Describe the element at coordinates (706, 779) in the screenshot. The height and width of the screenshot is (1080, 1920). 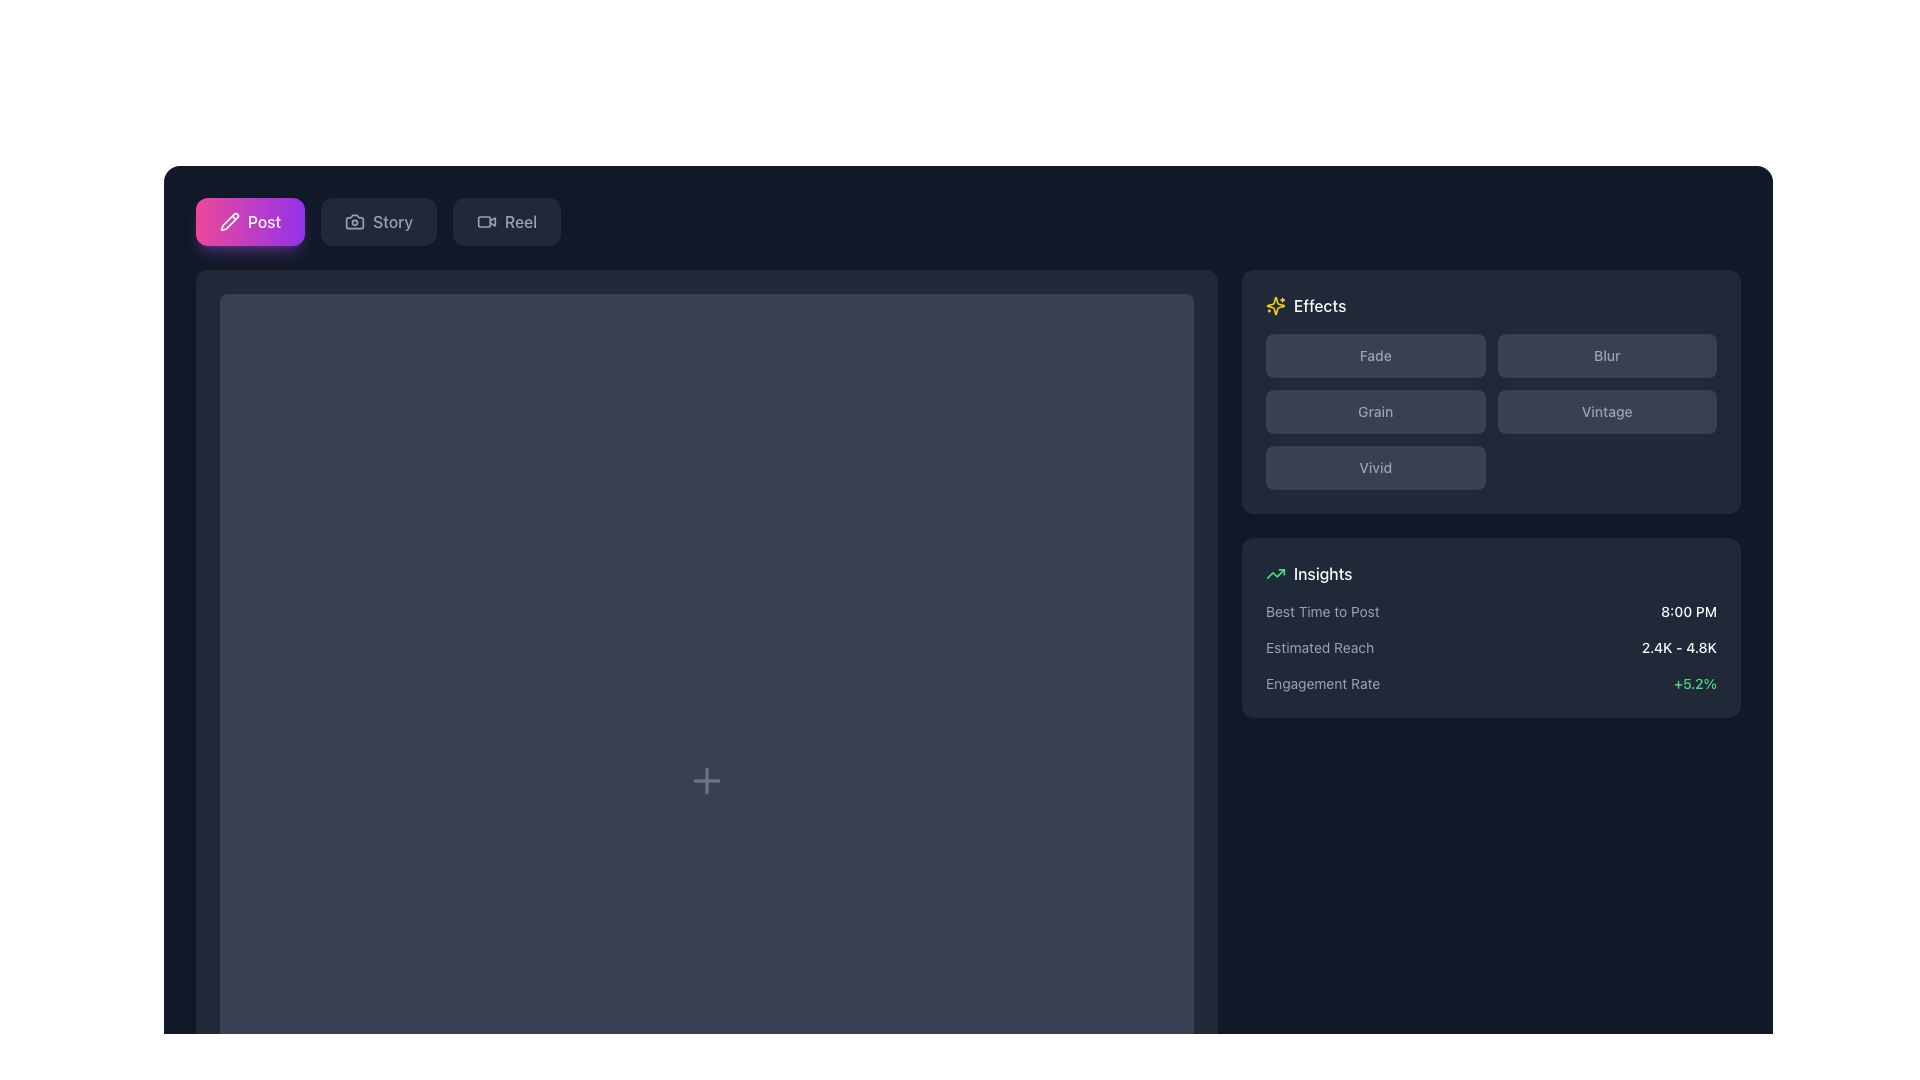
I see `the '+' icon located centrally within a dark background area` at that location.